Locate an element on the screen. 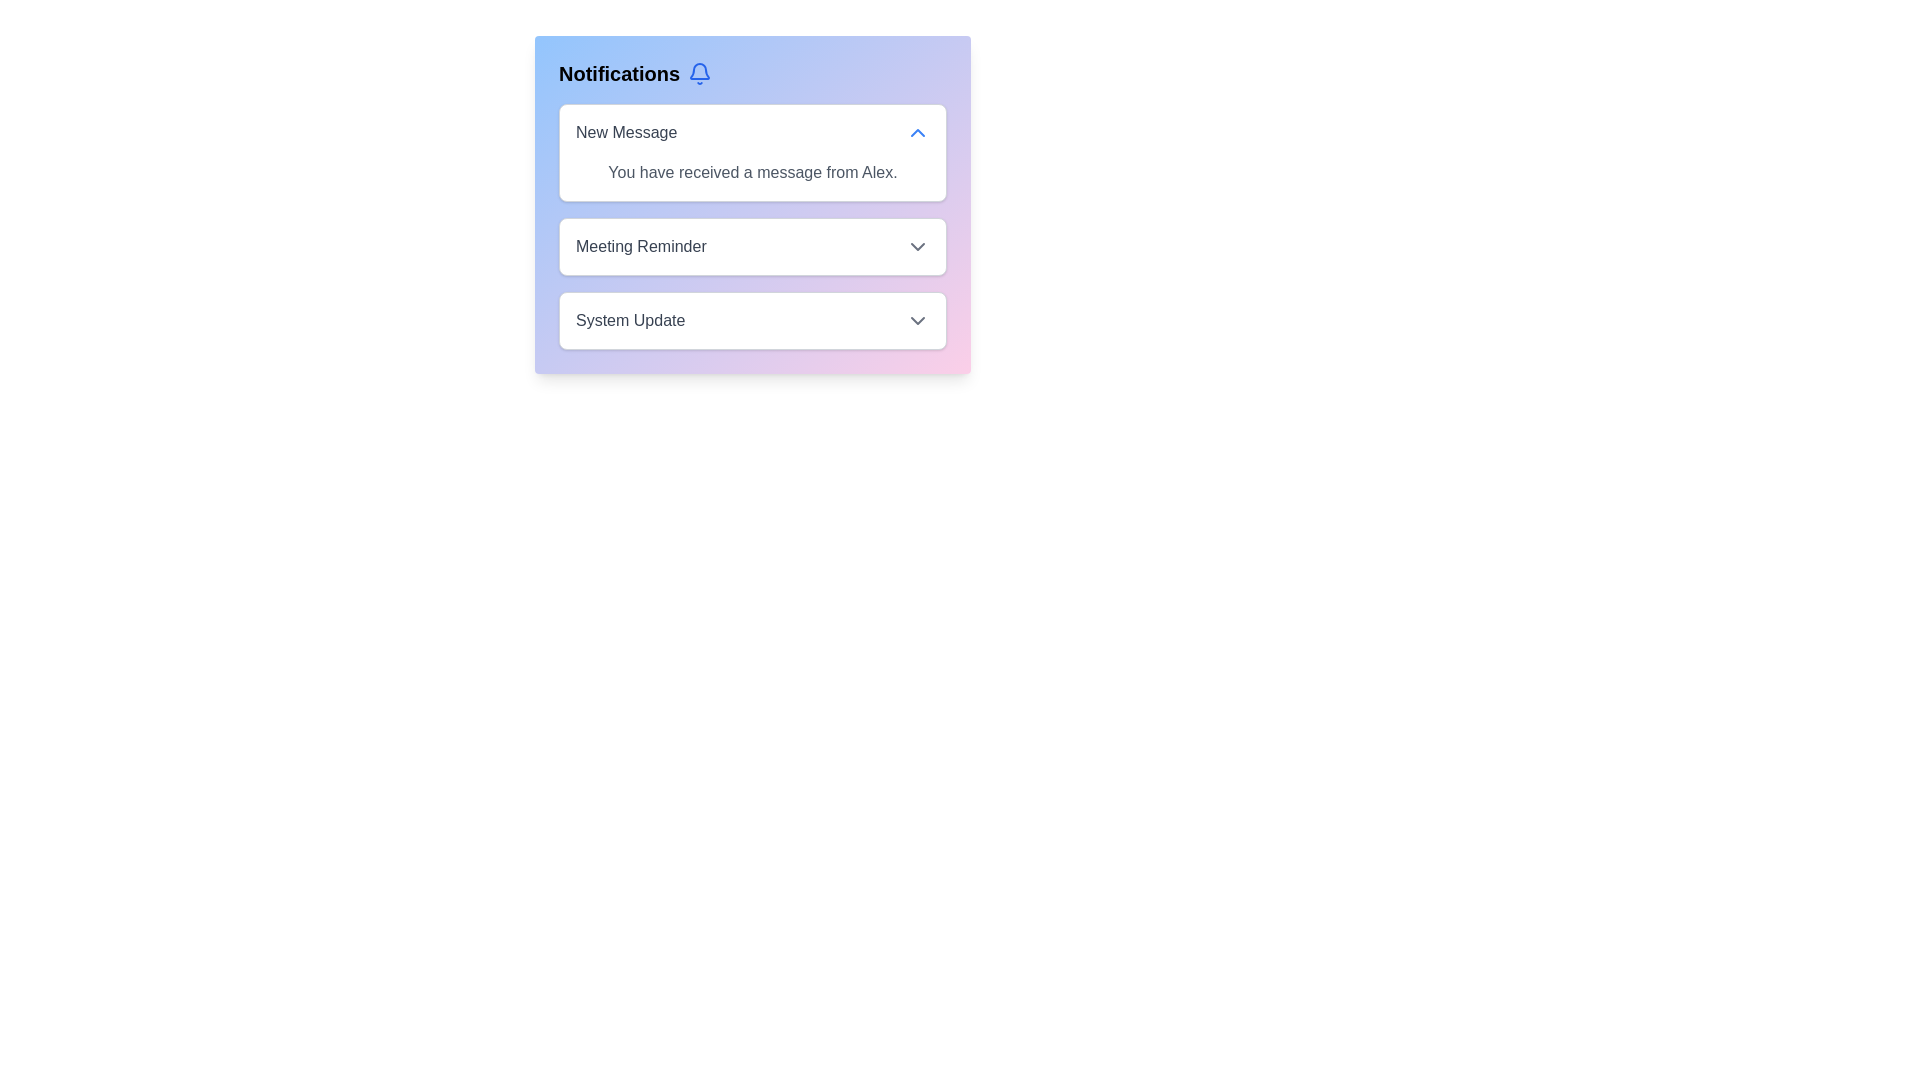 This screenshot has width=1920, height=1080. the chevron icon located in the 'Meeting Reminder' section is located at coordinates (916, 245).